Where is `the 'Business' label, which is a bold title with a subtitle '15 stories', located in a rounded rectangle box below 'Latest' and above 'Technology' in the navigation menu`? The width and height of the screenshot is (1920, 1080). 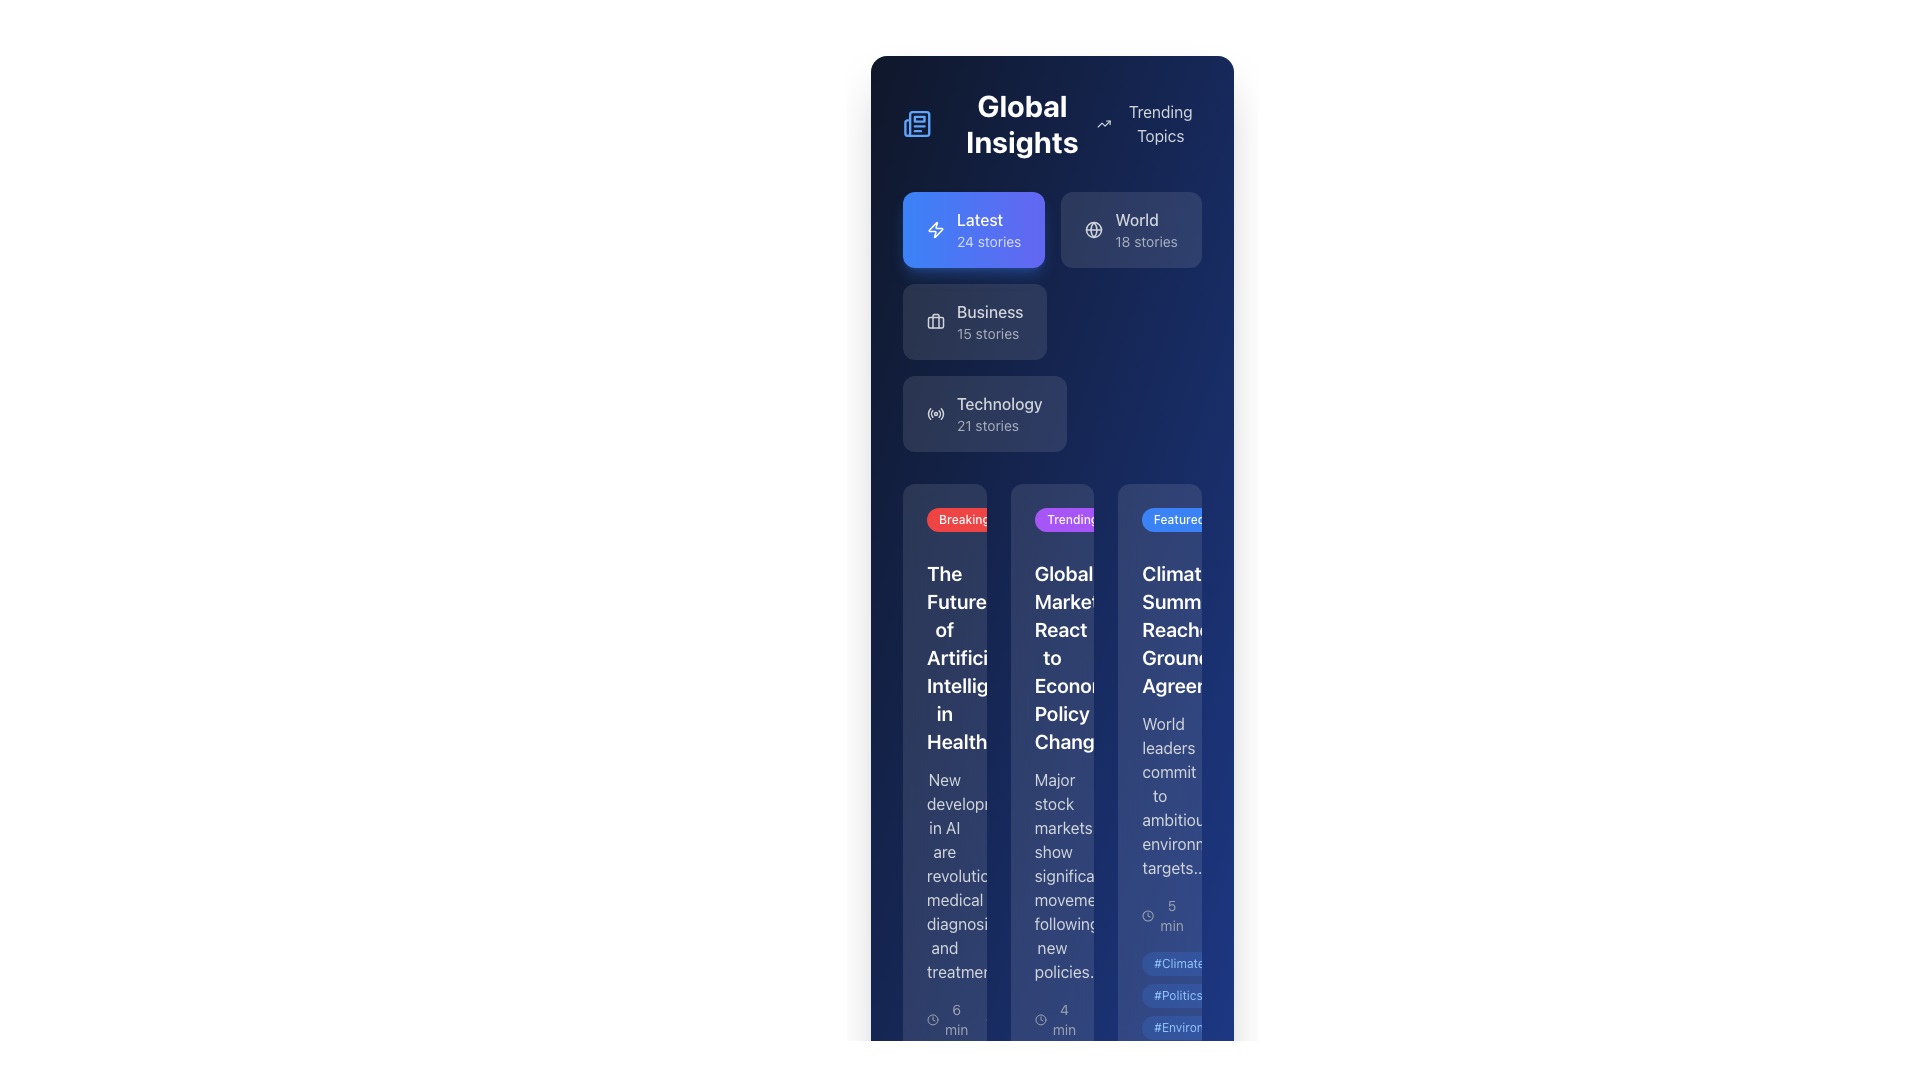 the 'Business' label, which is a bold title with a subtitle '15 stories', located in a rounded rectangle box below 'Latest' and above 'Technology' in the navigation menu is located at coordinates (990, 320).